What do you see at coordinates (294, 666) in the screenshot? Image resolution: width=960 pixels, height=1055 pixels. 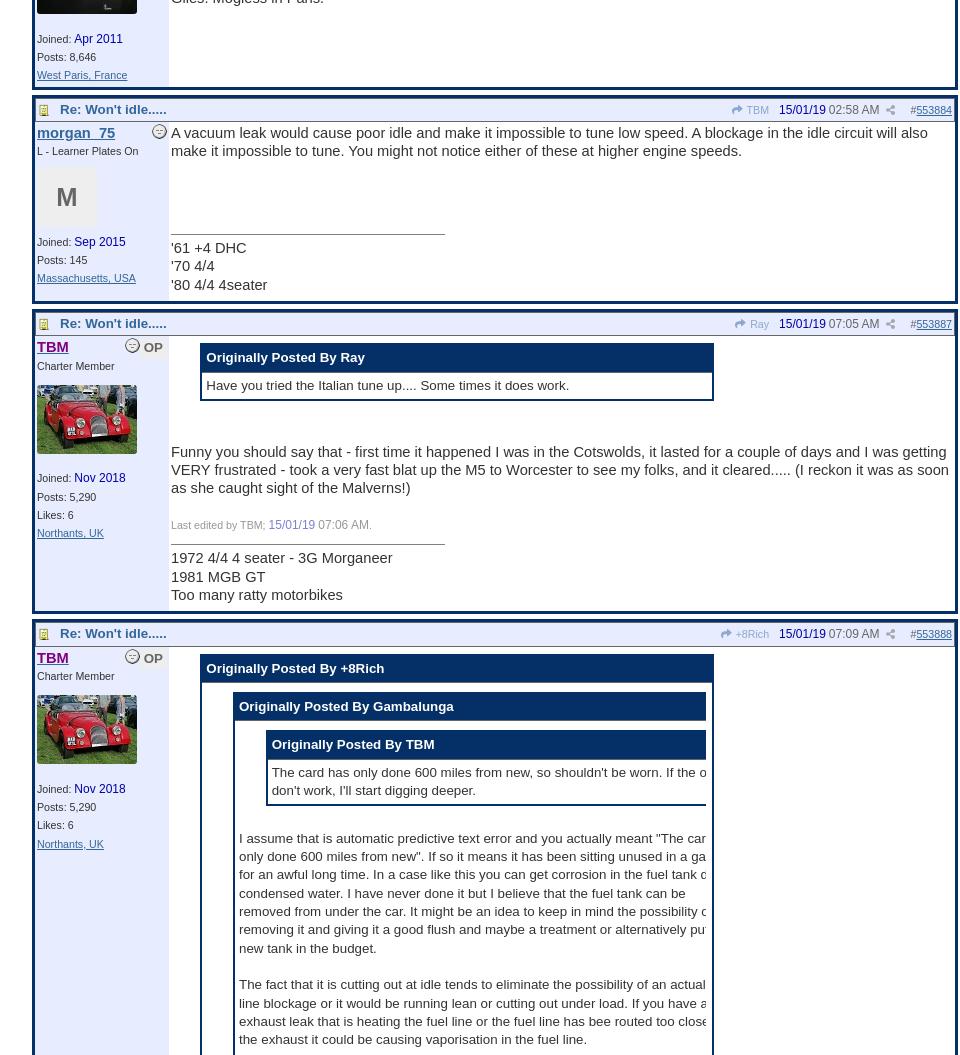 I see `'Originally Posted By +8Rich'` at bounding box center [294, 666].